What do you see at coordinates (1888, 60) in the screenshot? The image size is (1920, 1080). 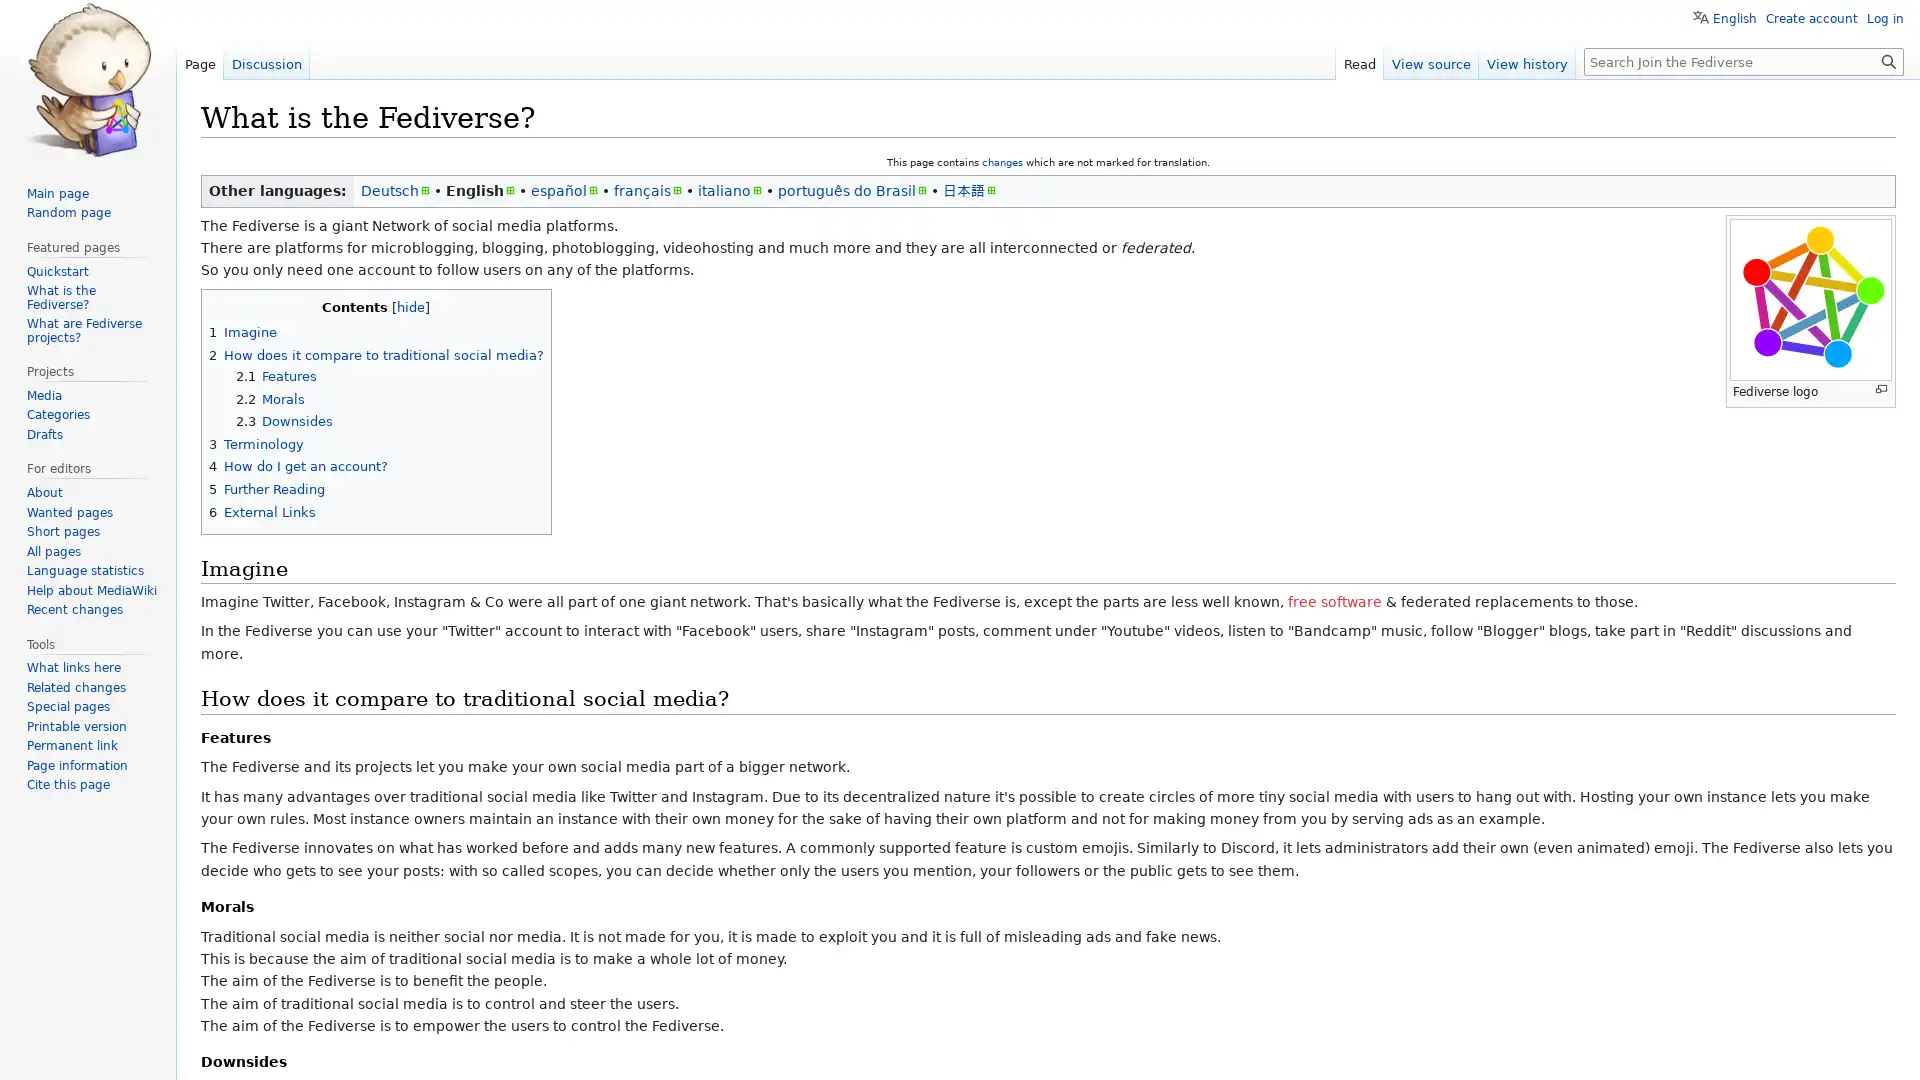 I see `Search` at bounding box center [1888, 60].